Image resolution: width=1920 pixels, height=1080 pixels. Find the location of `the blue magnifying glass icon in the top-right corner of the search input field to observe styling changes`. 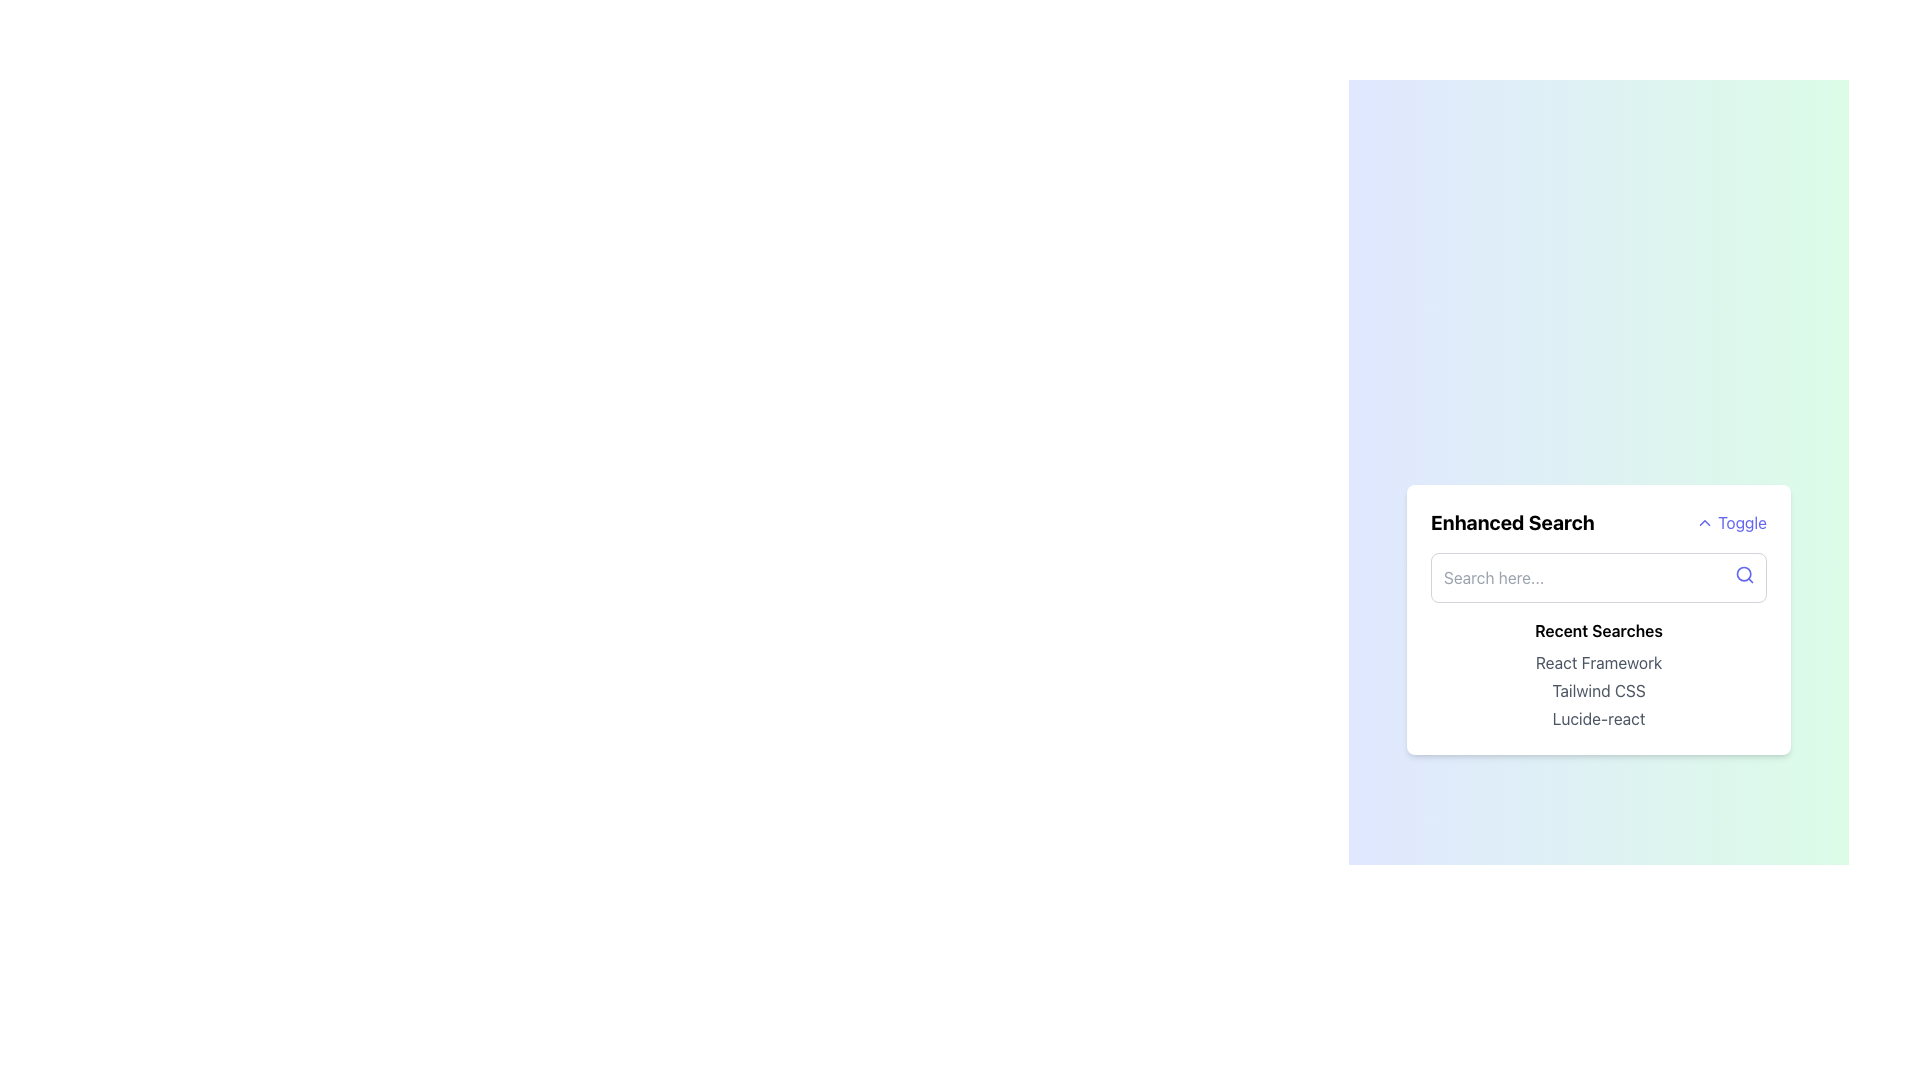

the blue magnifying glass icon in the top-right corner of the search input field to observe styling changes is located at coordinates (1744, 574).